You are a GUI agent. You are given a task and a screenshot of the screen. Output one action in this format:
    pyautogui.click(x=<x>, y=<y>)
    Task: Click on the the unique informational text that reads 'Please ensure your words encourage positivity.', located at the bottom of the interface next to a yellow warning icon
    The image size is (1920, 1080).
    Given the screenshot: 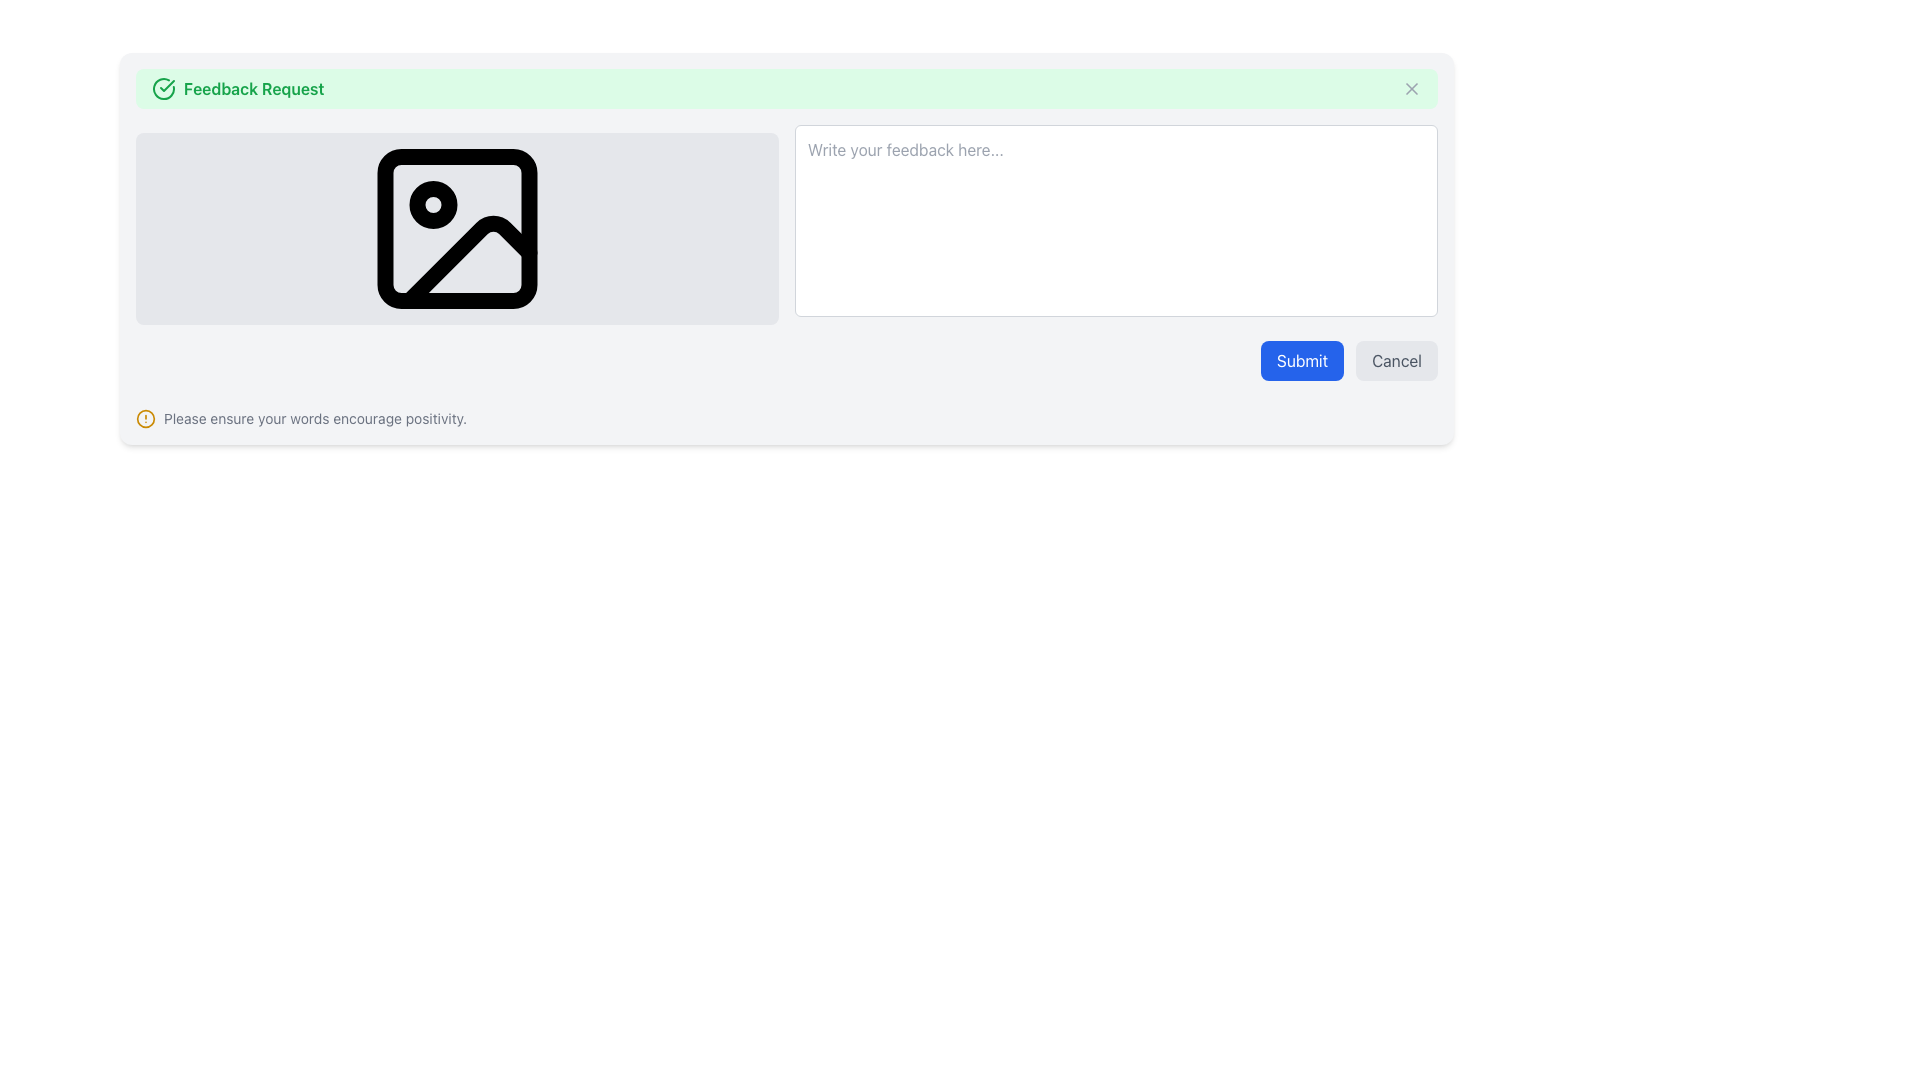 What is the action you would take?
    pyautogui.click(x=314, y=418)
    